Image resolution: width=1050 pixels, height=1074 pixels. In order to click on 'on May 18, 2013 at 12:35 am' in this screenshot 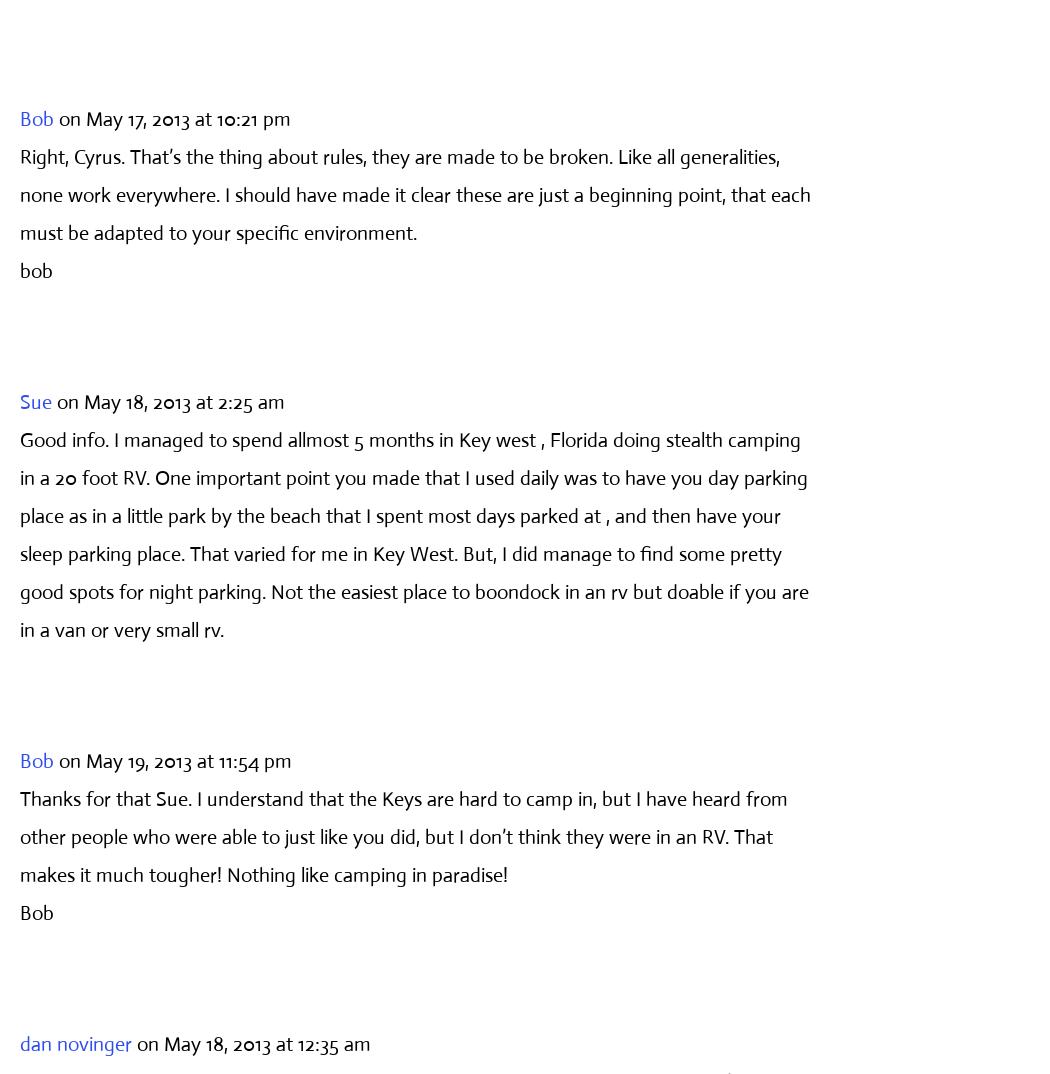, I will do `click(253, 1043)`.